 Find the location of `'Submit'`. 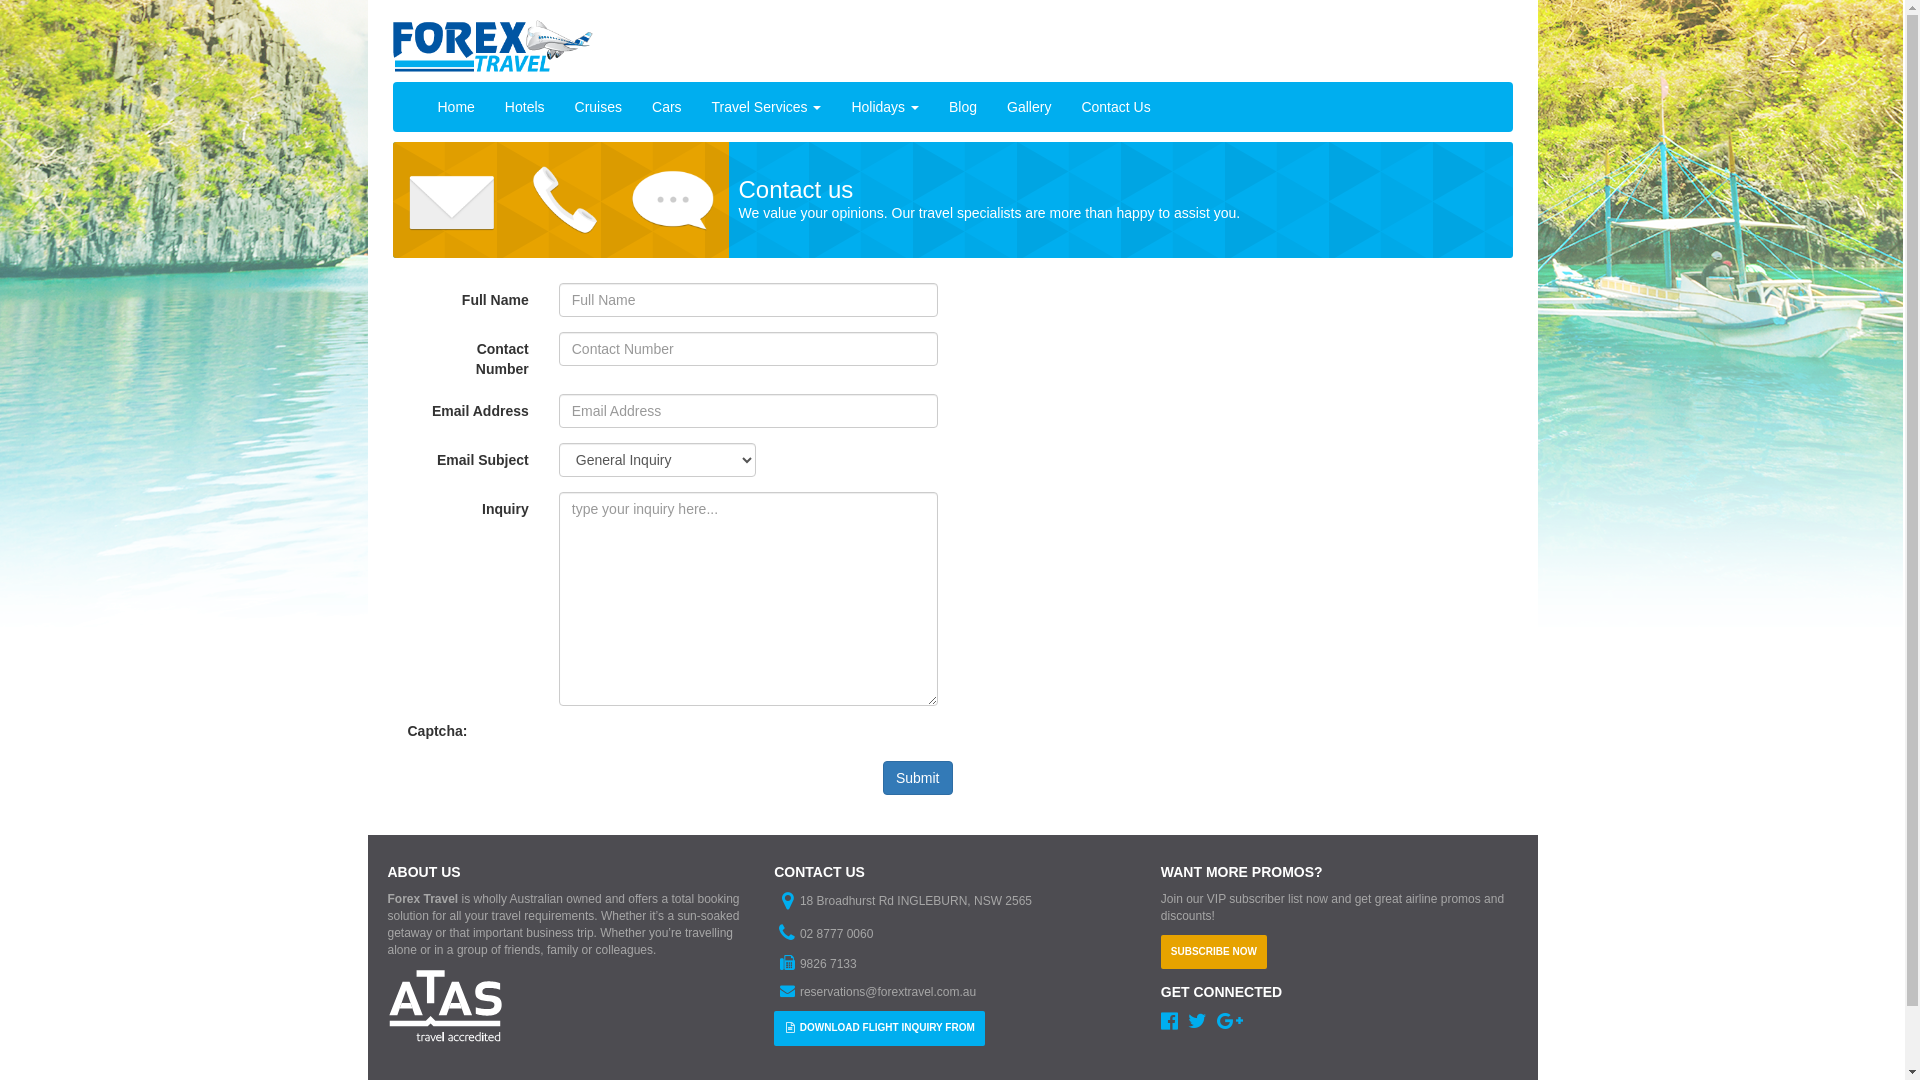

'Submit' is located at coordinates (916, 777).